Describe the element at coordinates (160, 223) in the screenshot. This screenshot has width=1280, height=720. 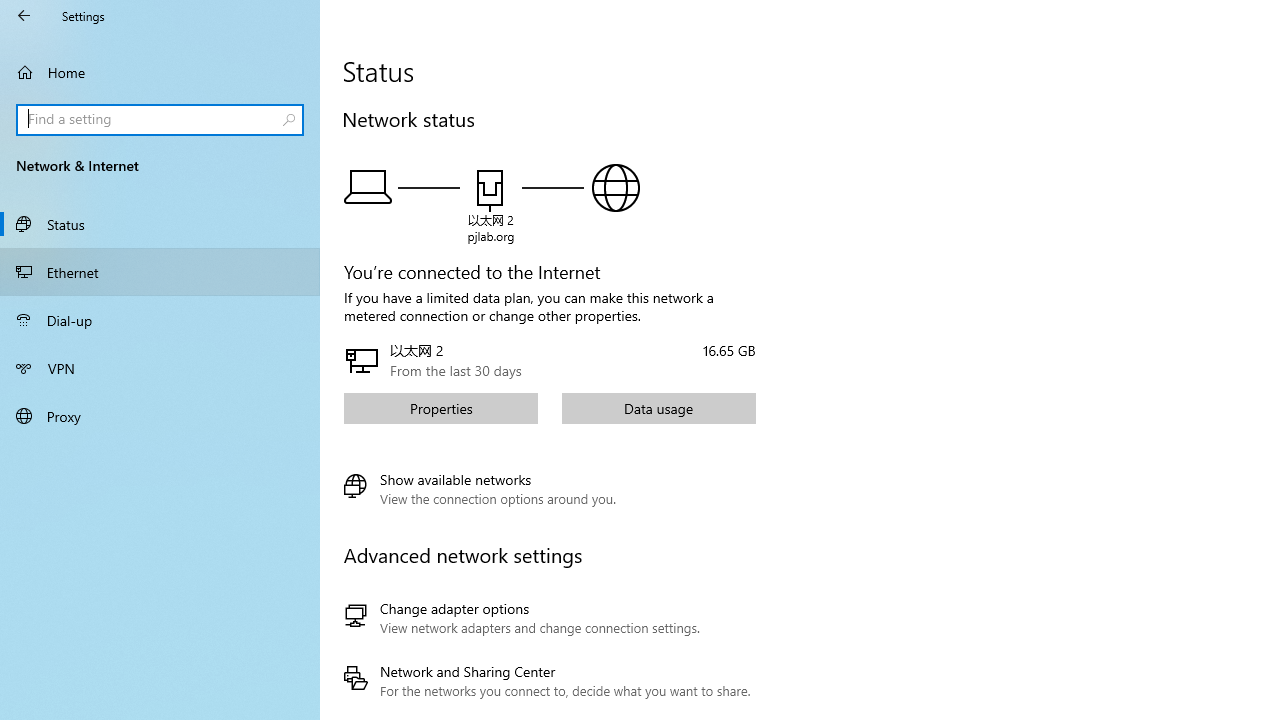
I see `'Status'` at that location.